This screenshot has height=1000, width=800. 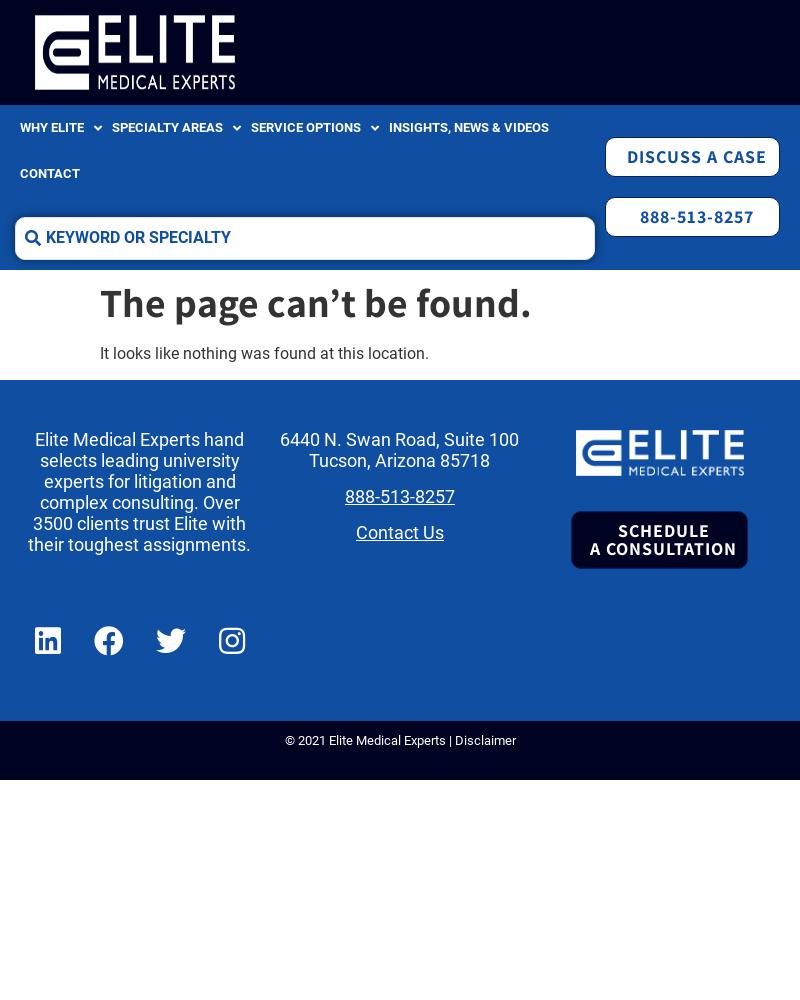 What do you see at coordinates (354, 532) in the screenshot?
I see `'Contact Us'` at bounding box center [354, 532].